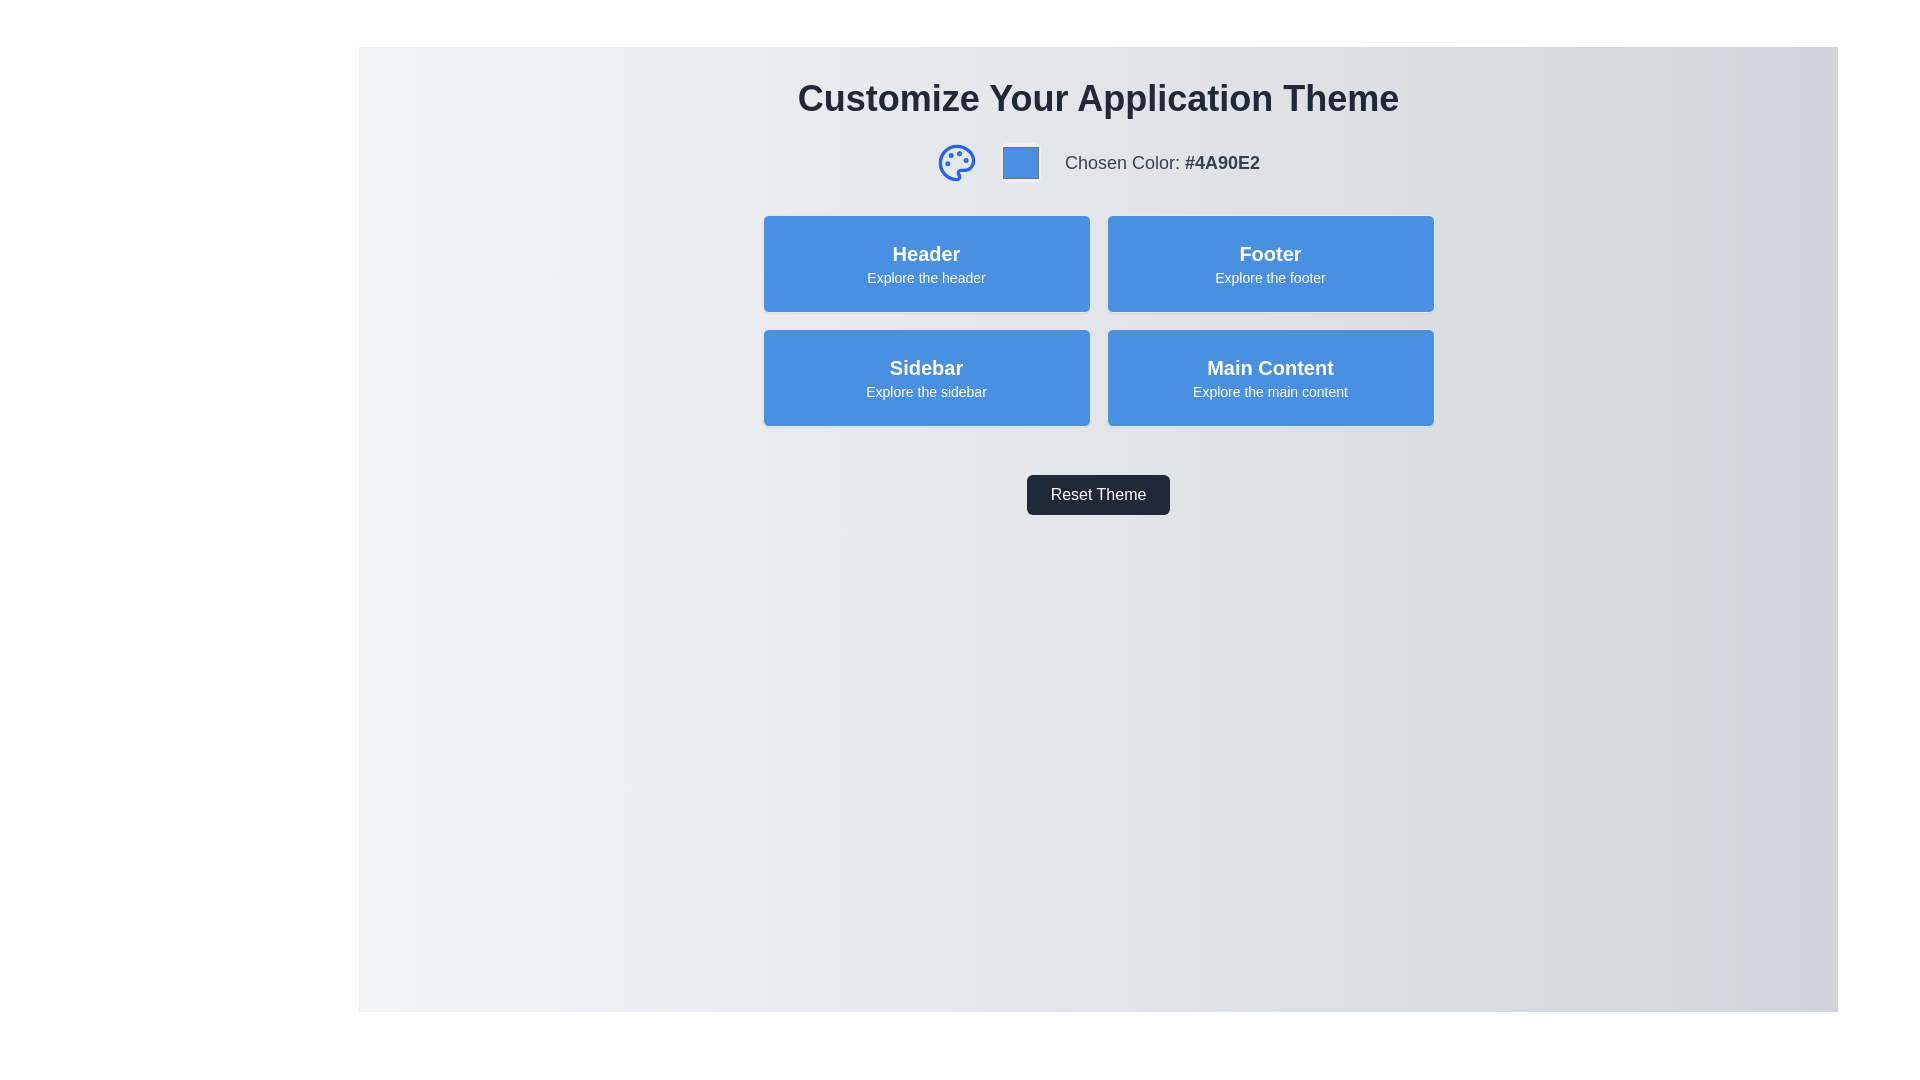 This screenshot has width=1920, height=1080. Describe the element at coordinates (925, 378) in the screenshot. I see `the button-like UI component located in the third box of a grid layout, positioned on the lower-left side beneath the 'Header' element and to the left of the 'Main Content' element` at that location.